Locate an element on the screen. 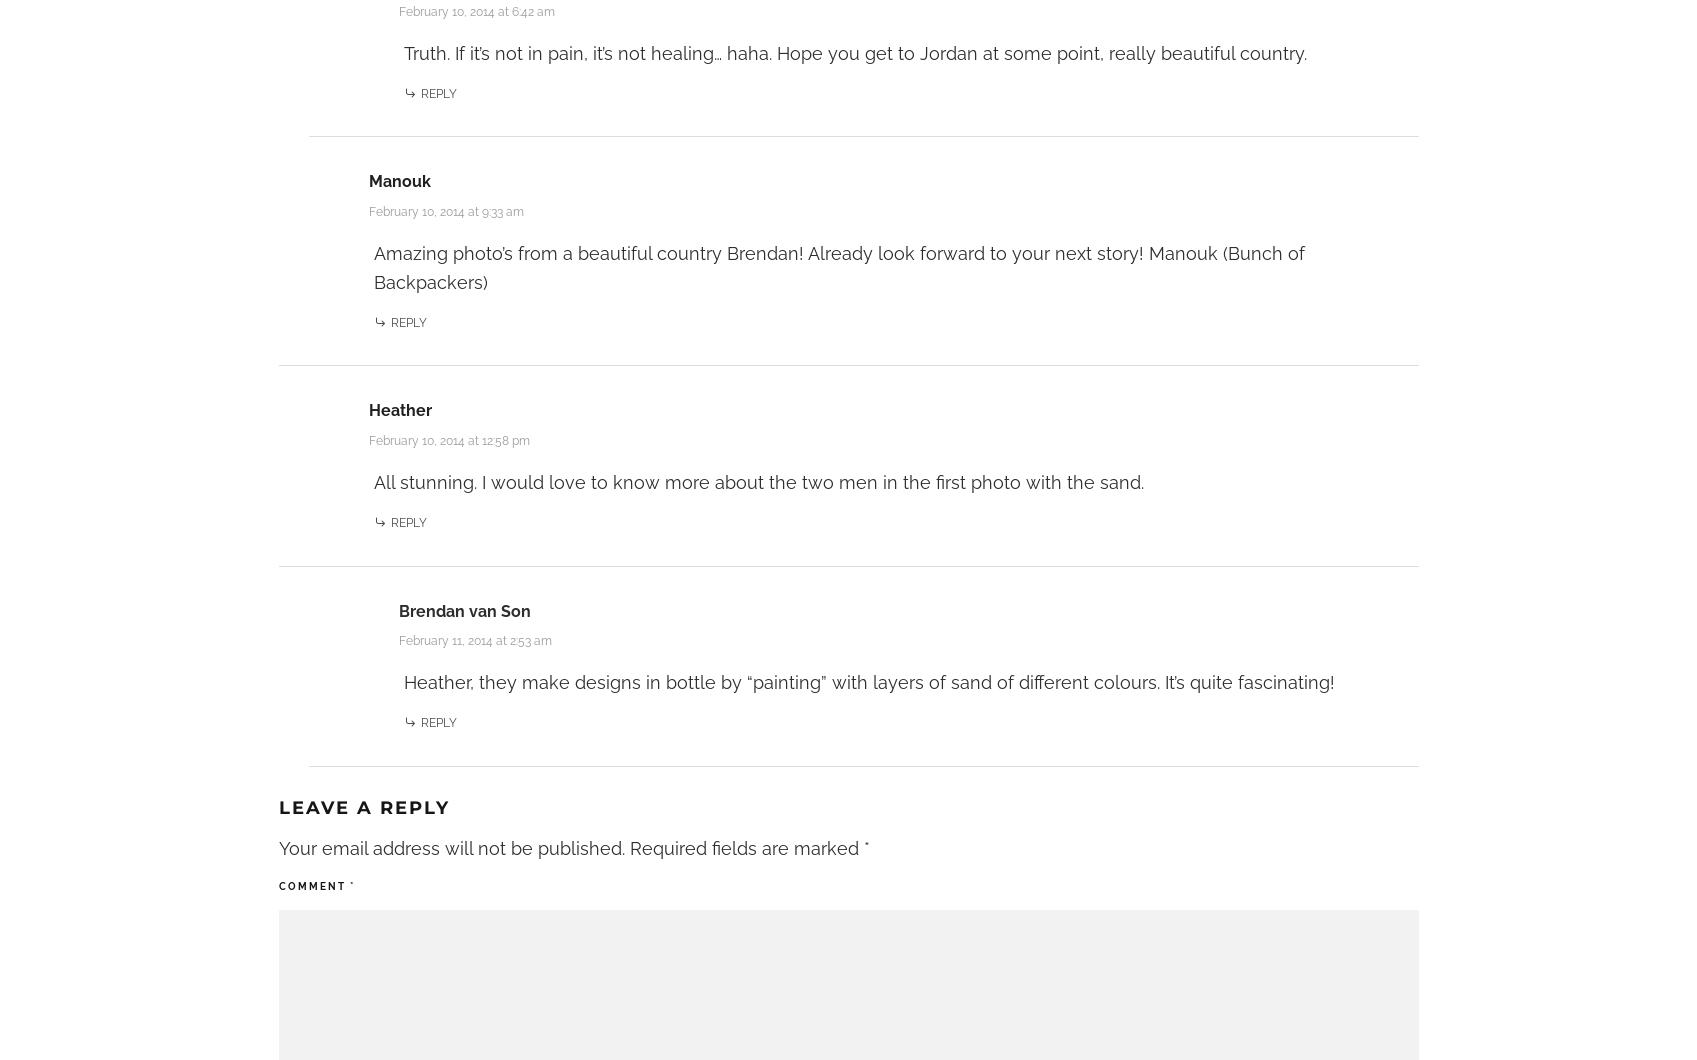 Image resolution: width=1697 pixels, height=1060 pixels. 'February 10, 2014 at 12:58 pm' is located at coordinates (447, 439).